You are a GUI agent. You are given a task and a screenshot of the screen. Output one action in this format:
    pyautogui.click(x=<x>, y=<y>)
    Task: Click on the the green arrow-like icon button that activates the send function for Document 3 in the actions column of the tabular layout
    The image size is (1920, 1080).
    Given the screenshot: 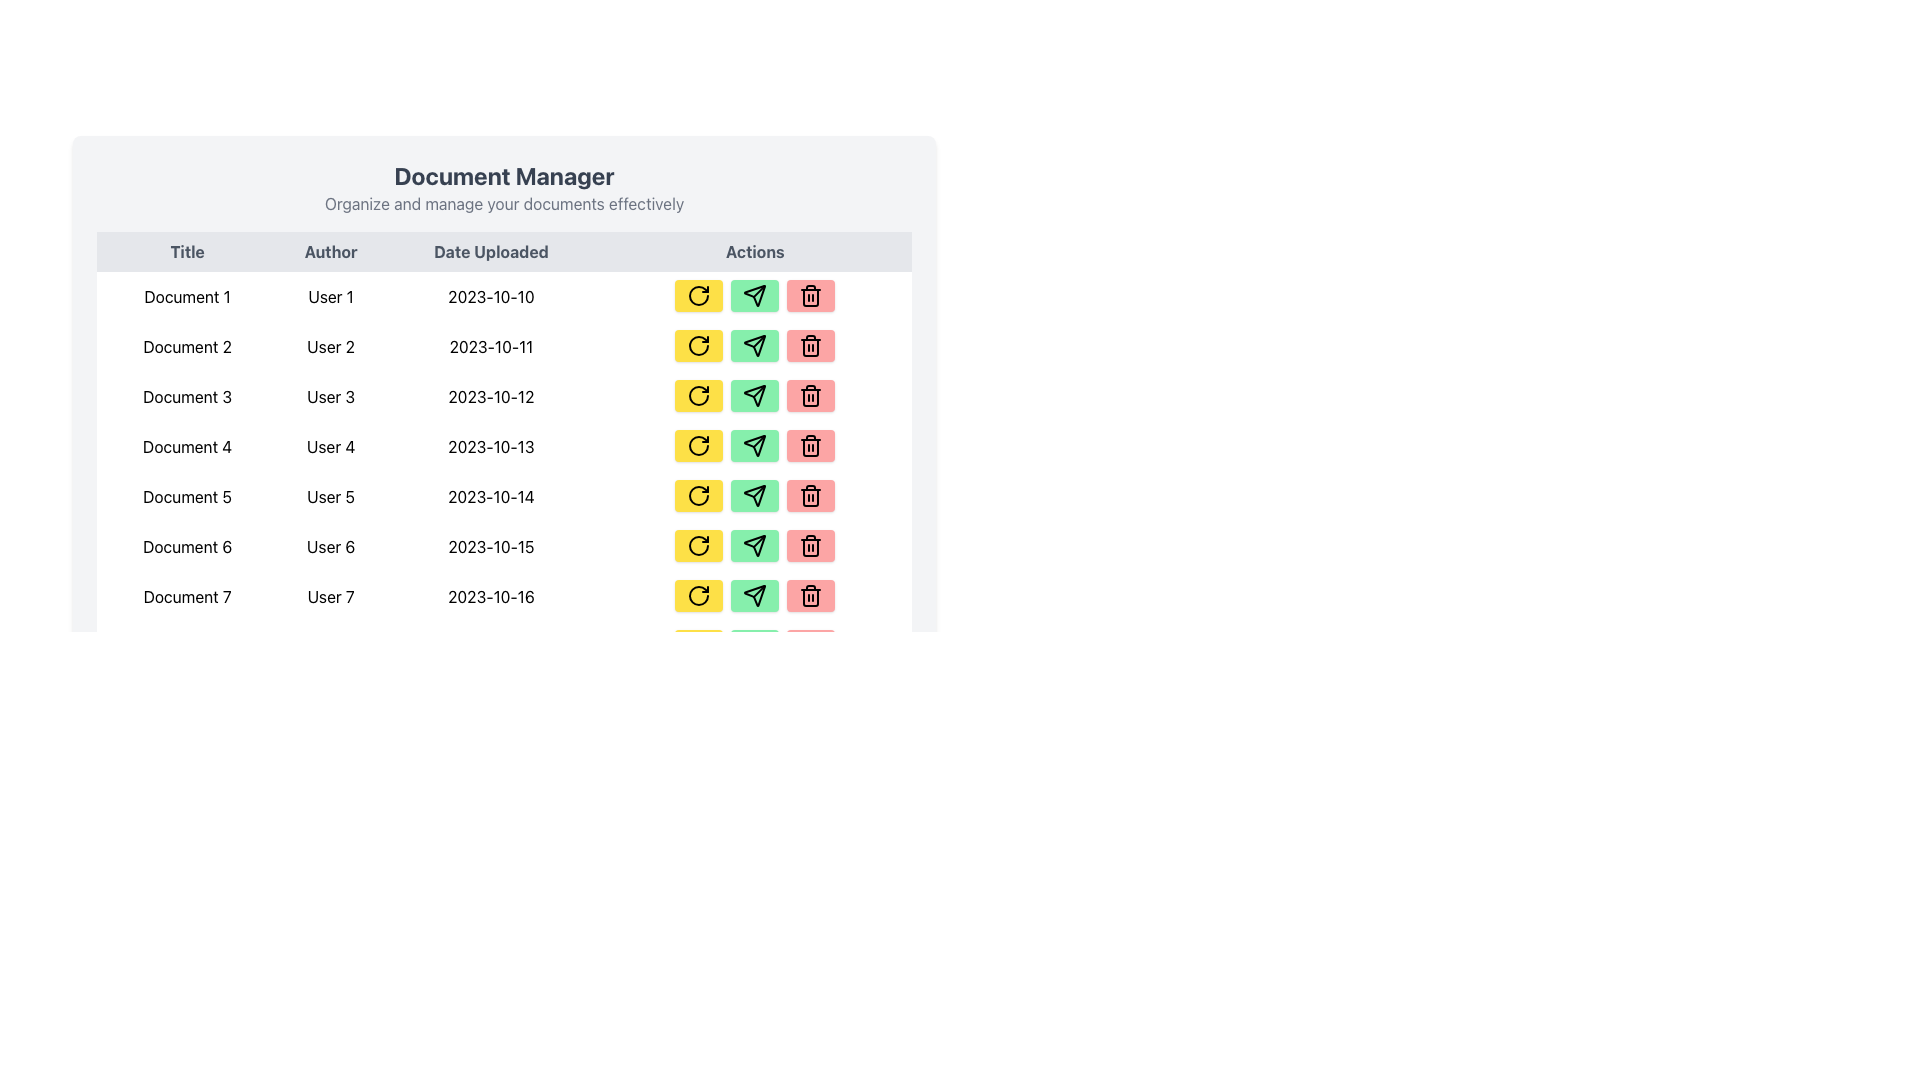 What is the action you would take?
    pyautogui.click(x=754, y=296)
    